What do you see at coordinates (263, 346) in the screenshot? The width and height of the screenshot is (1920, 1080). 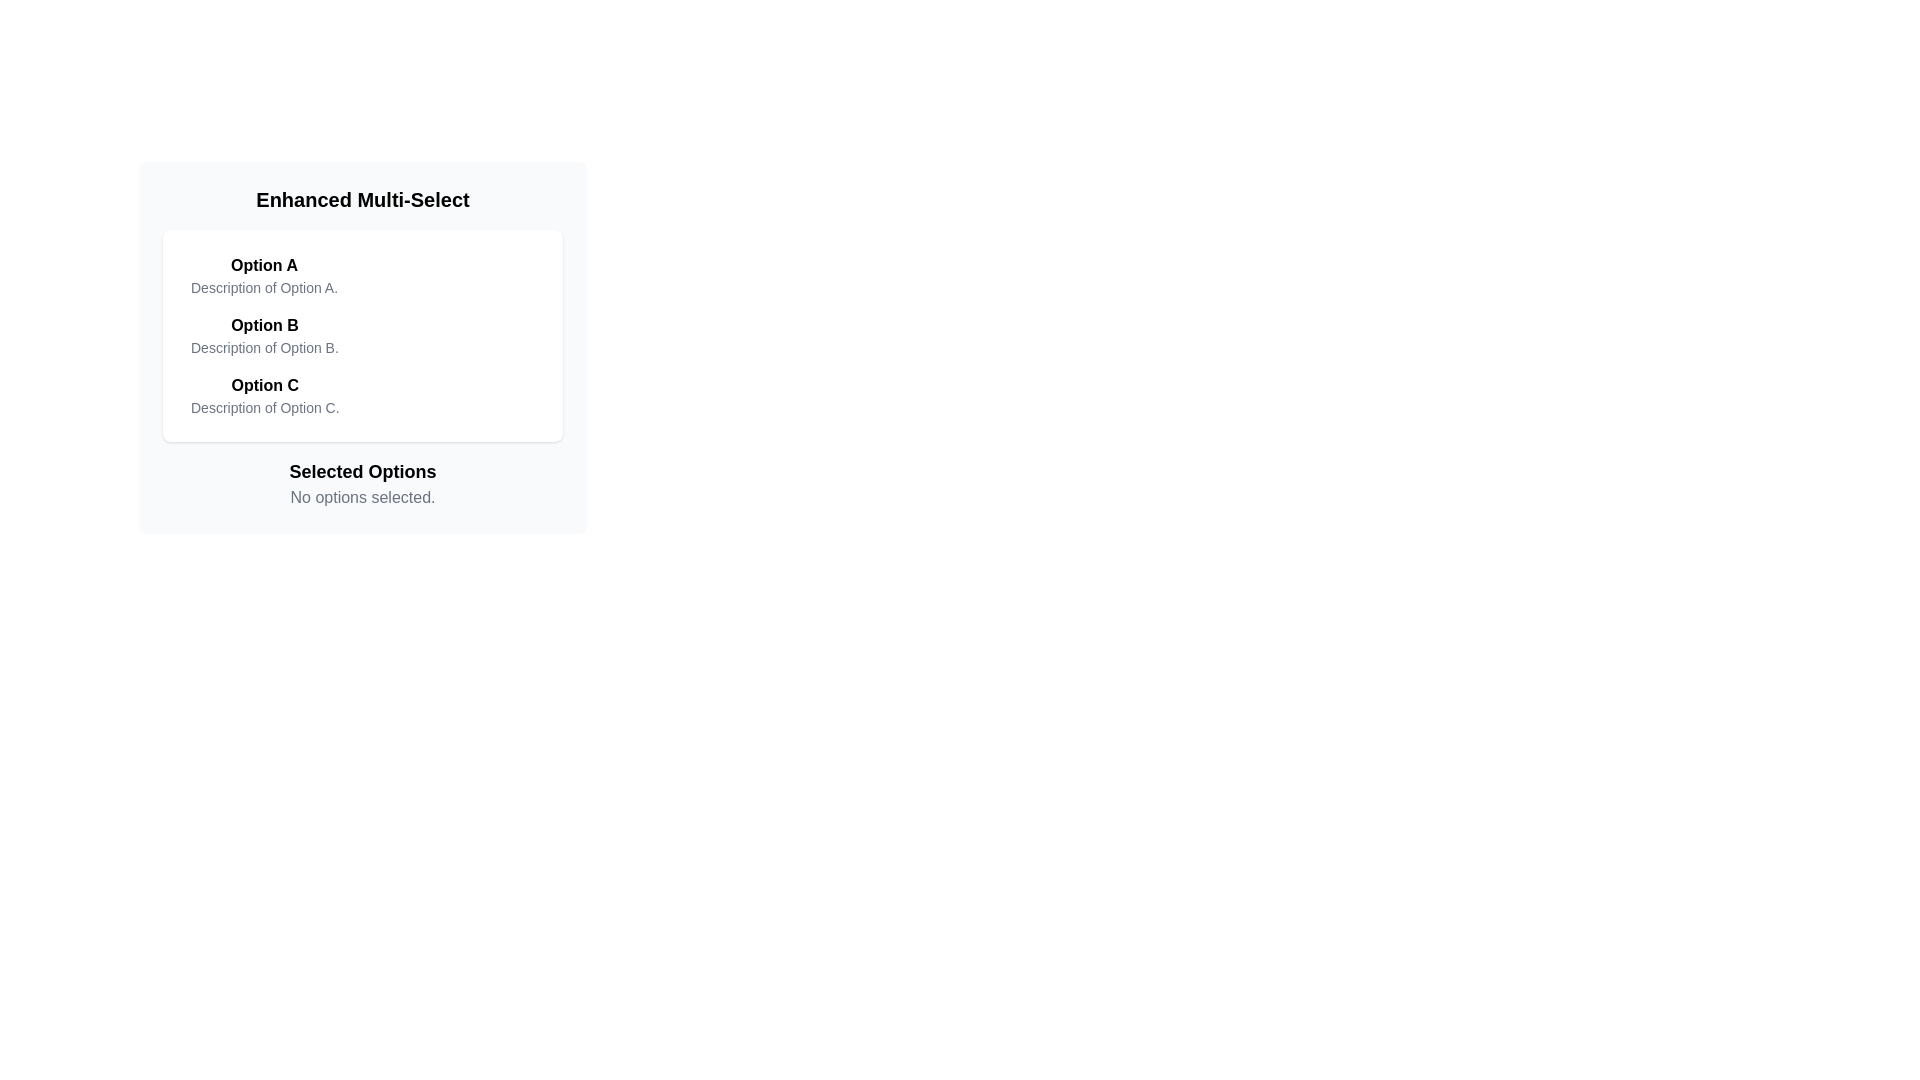 I see `descriptive paragraph text element located directly beneath the title 'Option B' within the 'Enhanced Multi-Select' card-like component` at bounding box center [263, 346].